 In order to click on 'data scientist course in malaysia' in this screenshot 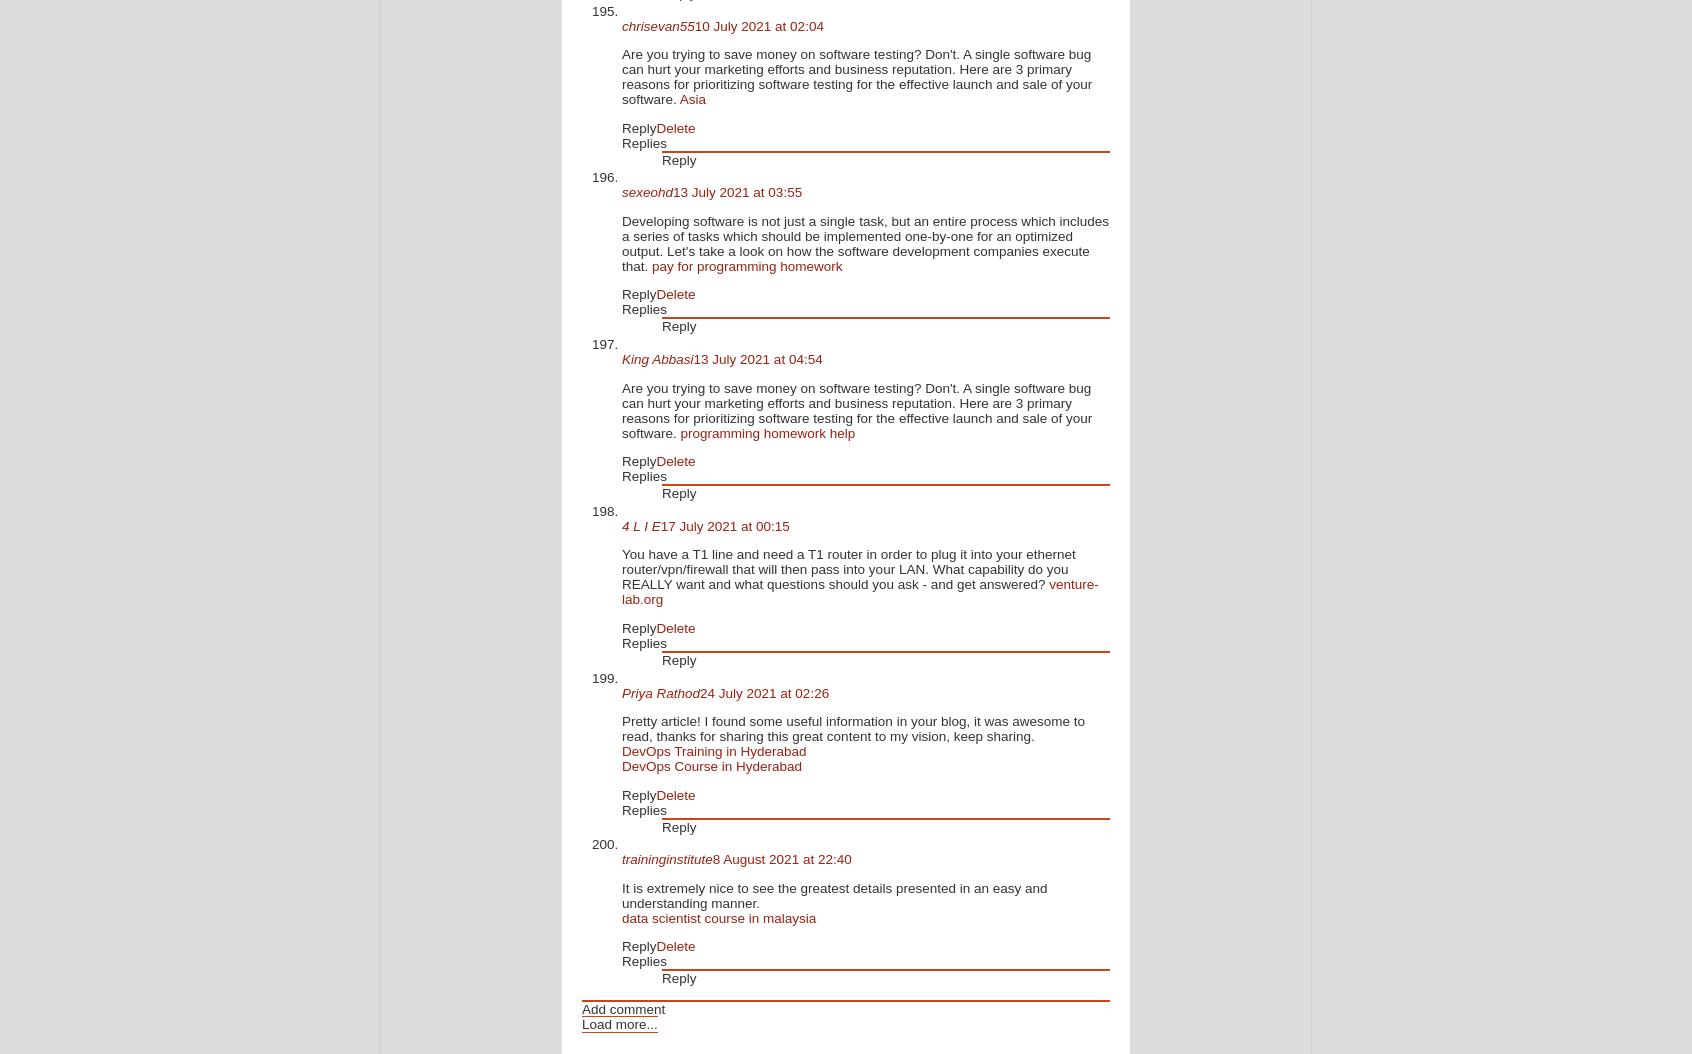, I will do `click(717, 916)`.